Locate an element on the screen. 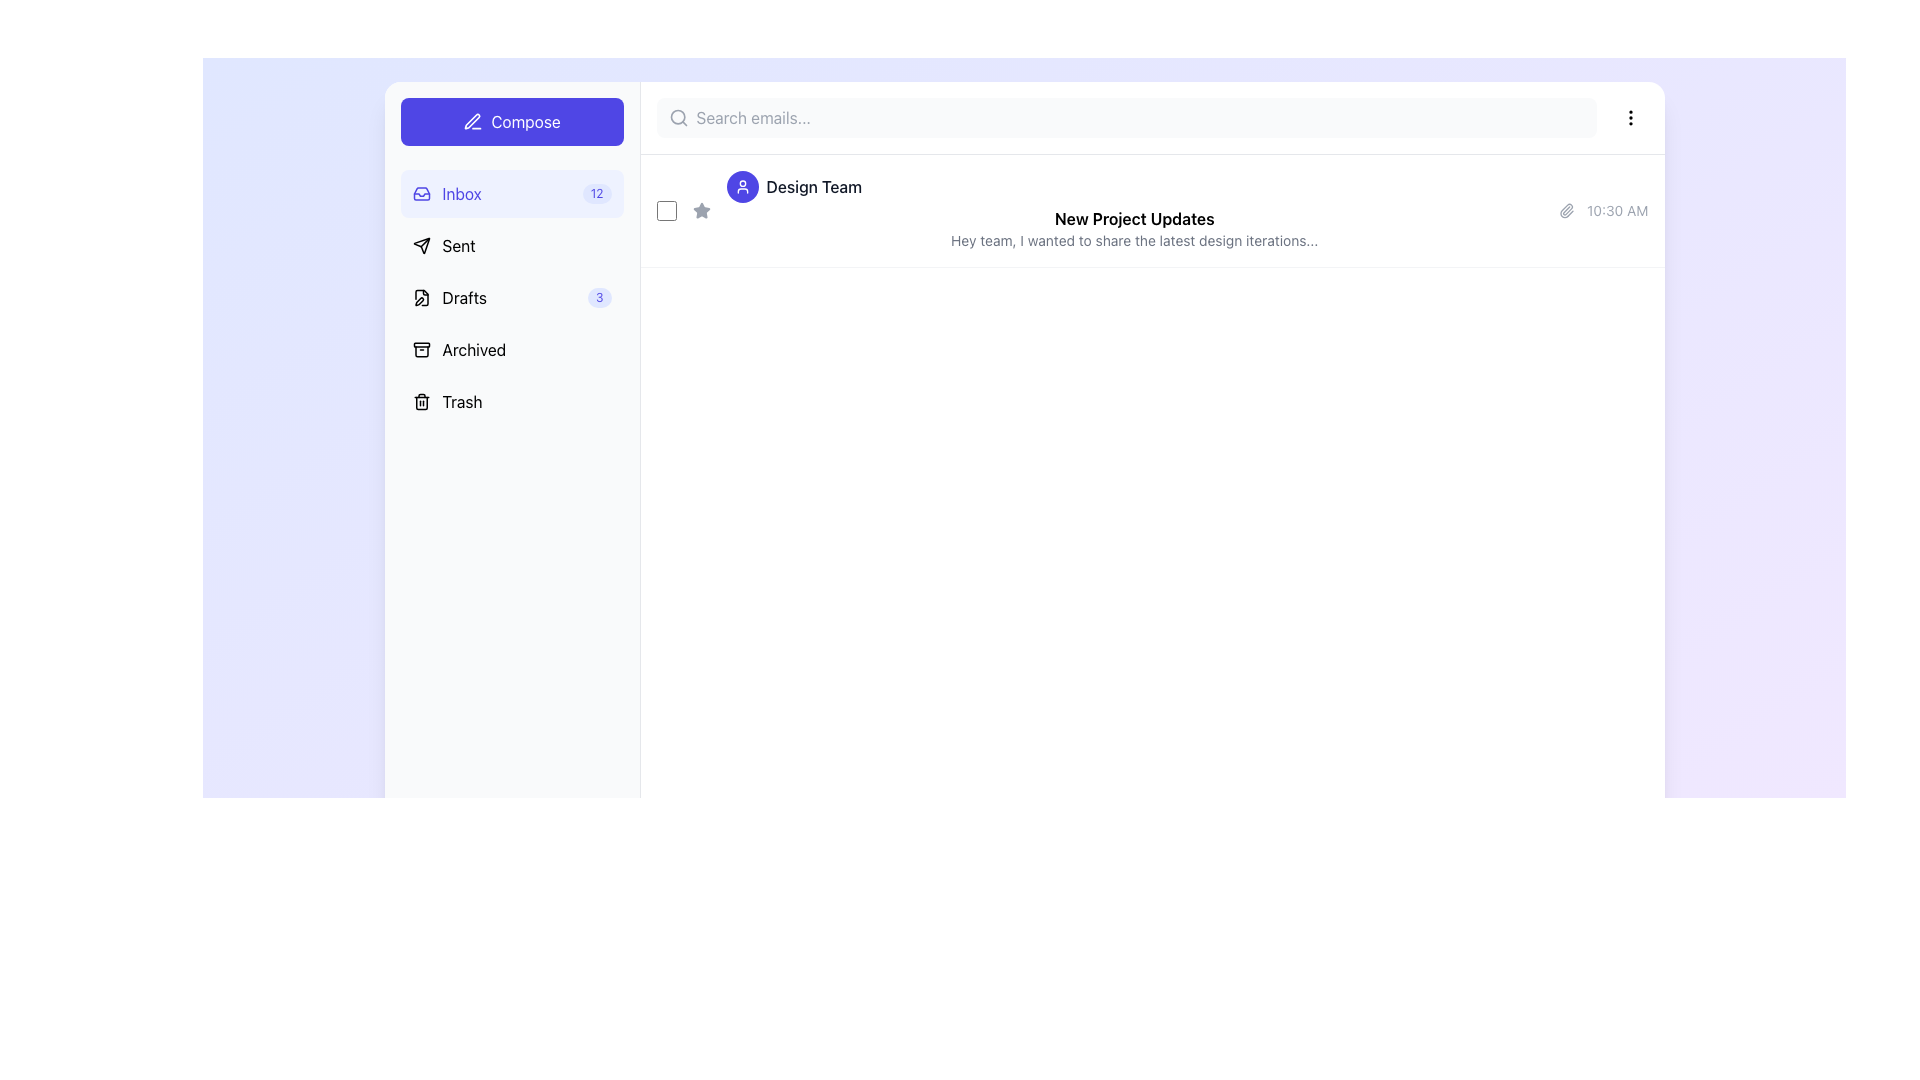  the Avatar Icon, which is a circular indigo icon with a white user-like symbol, located at the far left side of the 'Design Team' entry row is located at coordinates (741, 186).